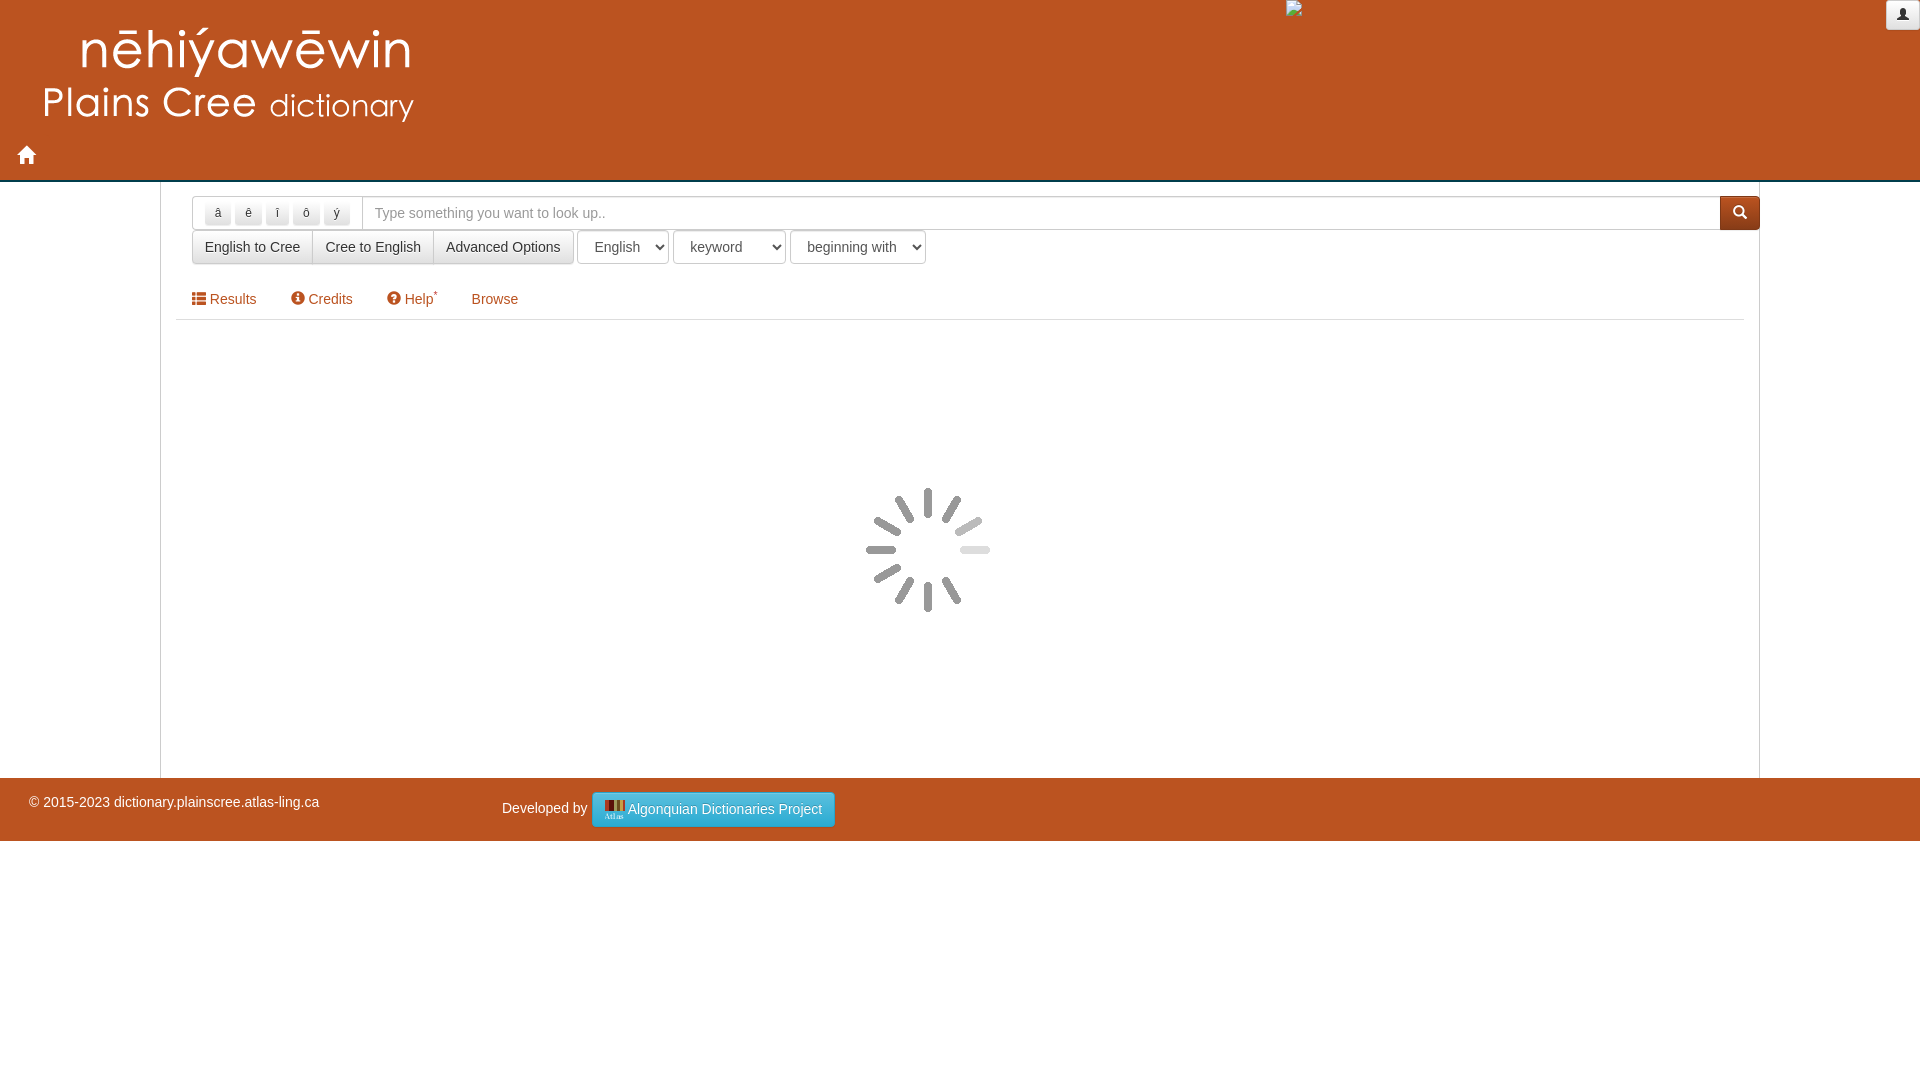 The width and height of the screenshot is (1920, 1080). I want to click on 'Browse', so click(495, 299).